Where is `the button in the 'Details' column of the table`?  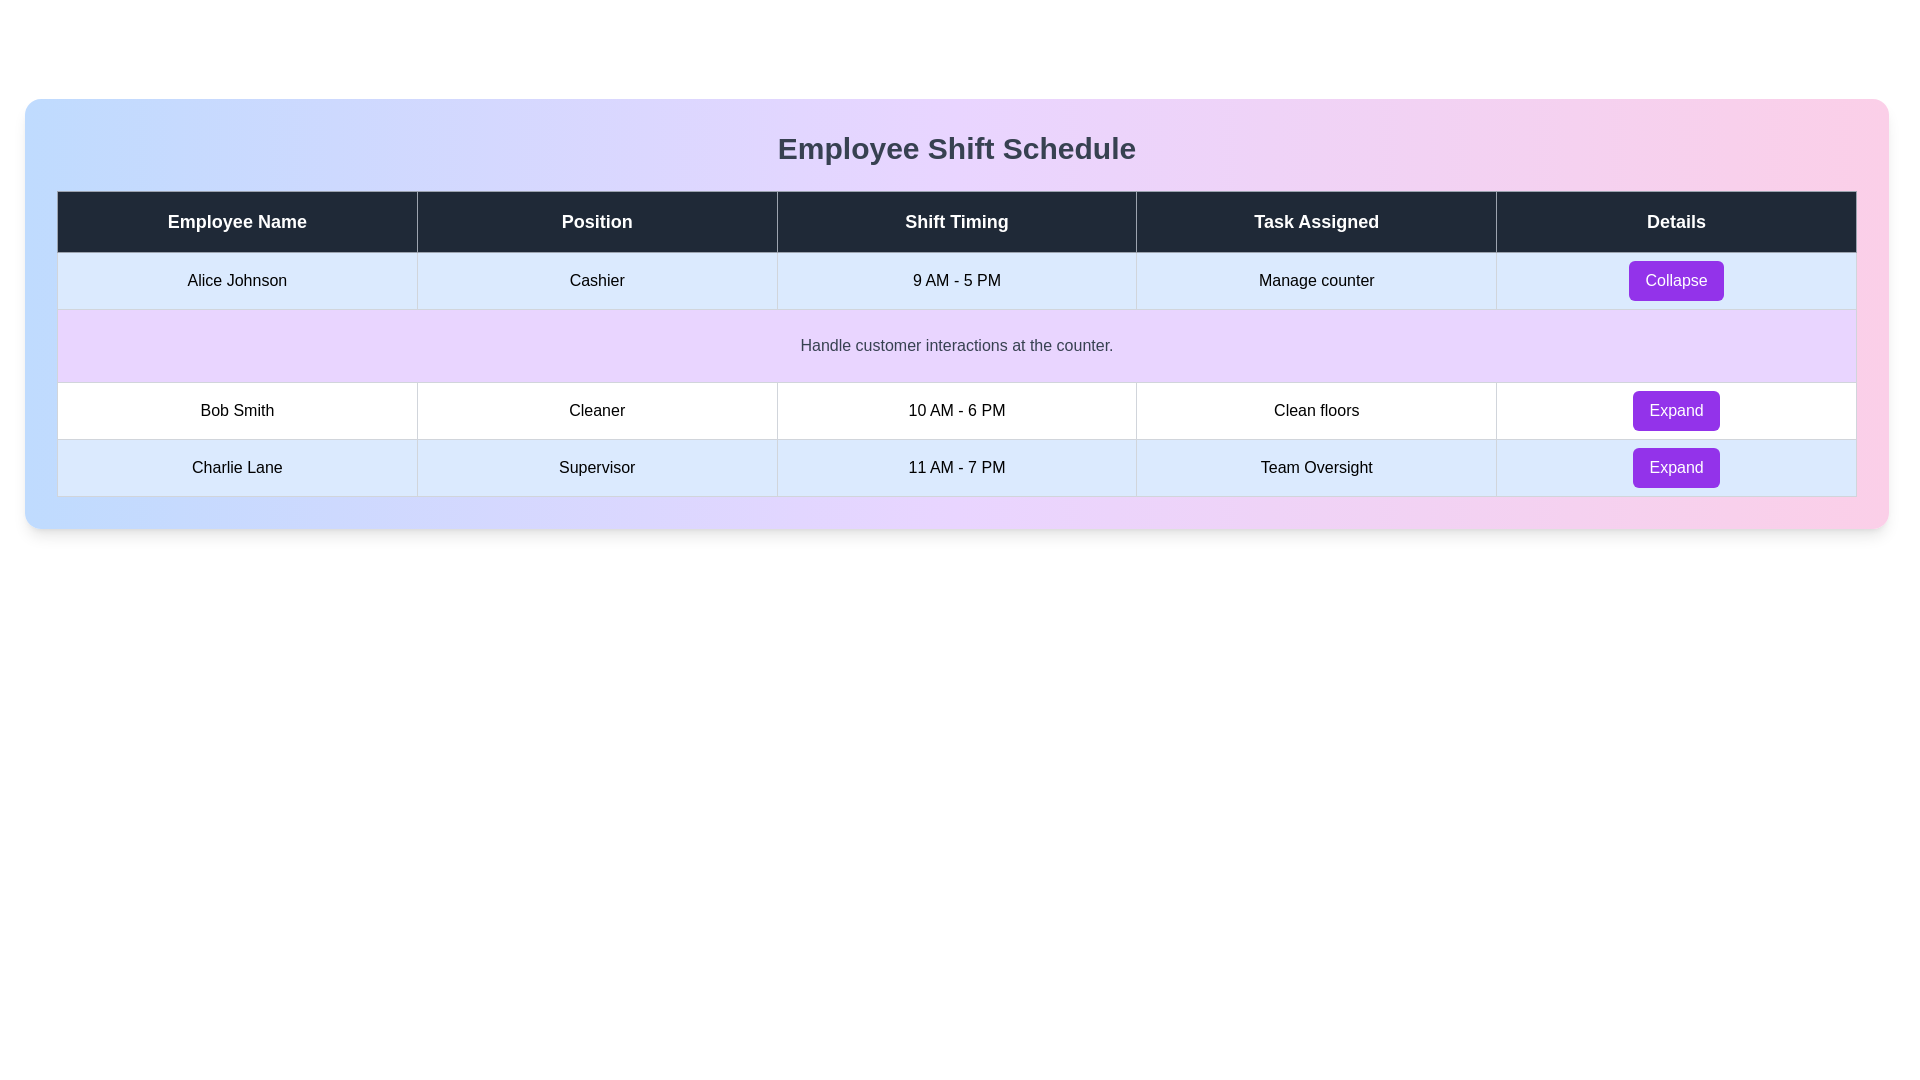 the button in the 'Details' column of the table is located at coordinates (1676, 281).